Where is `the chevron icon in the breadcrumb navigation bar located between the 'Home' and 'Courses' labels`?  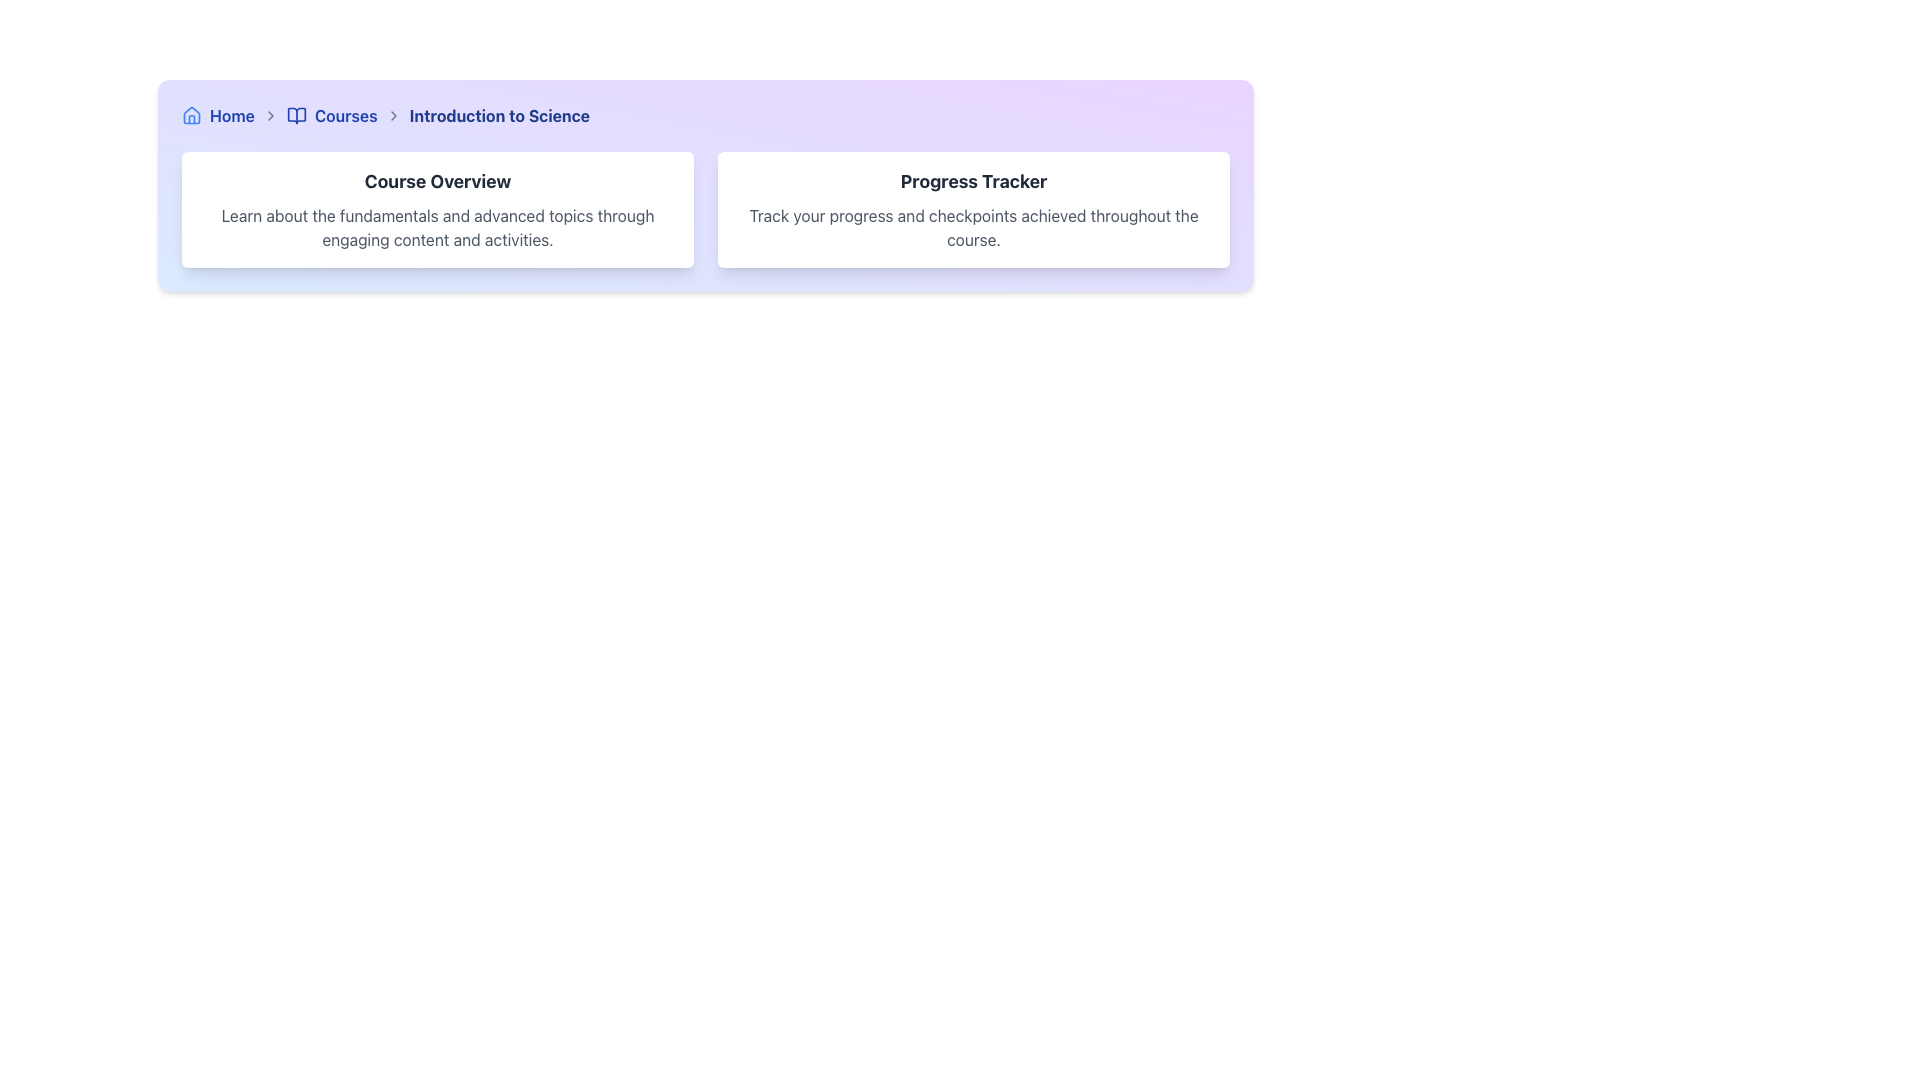 the chevron icon in the breadcrumb navigation bar located between the 'Home' and 'Courses' labels is located at coordinates (269, 115).